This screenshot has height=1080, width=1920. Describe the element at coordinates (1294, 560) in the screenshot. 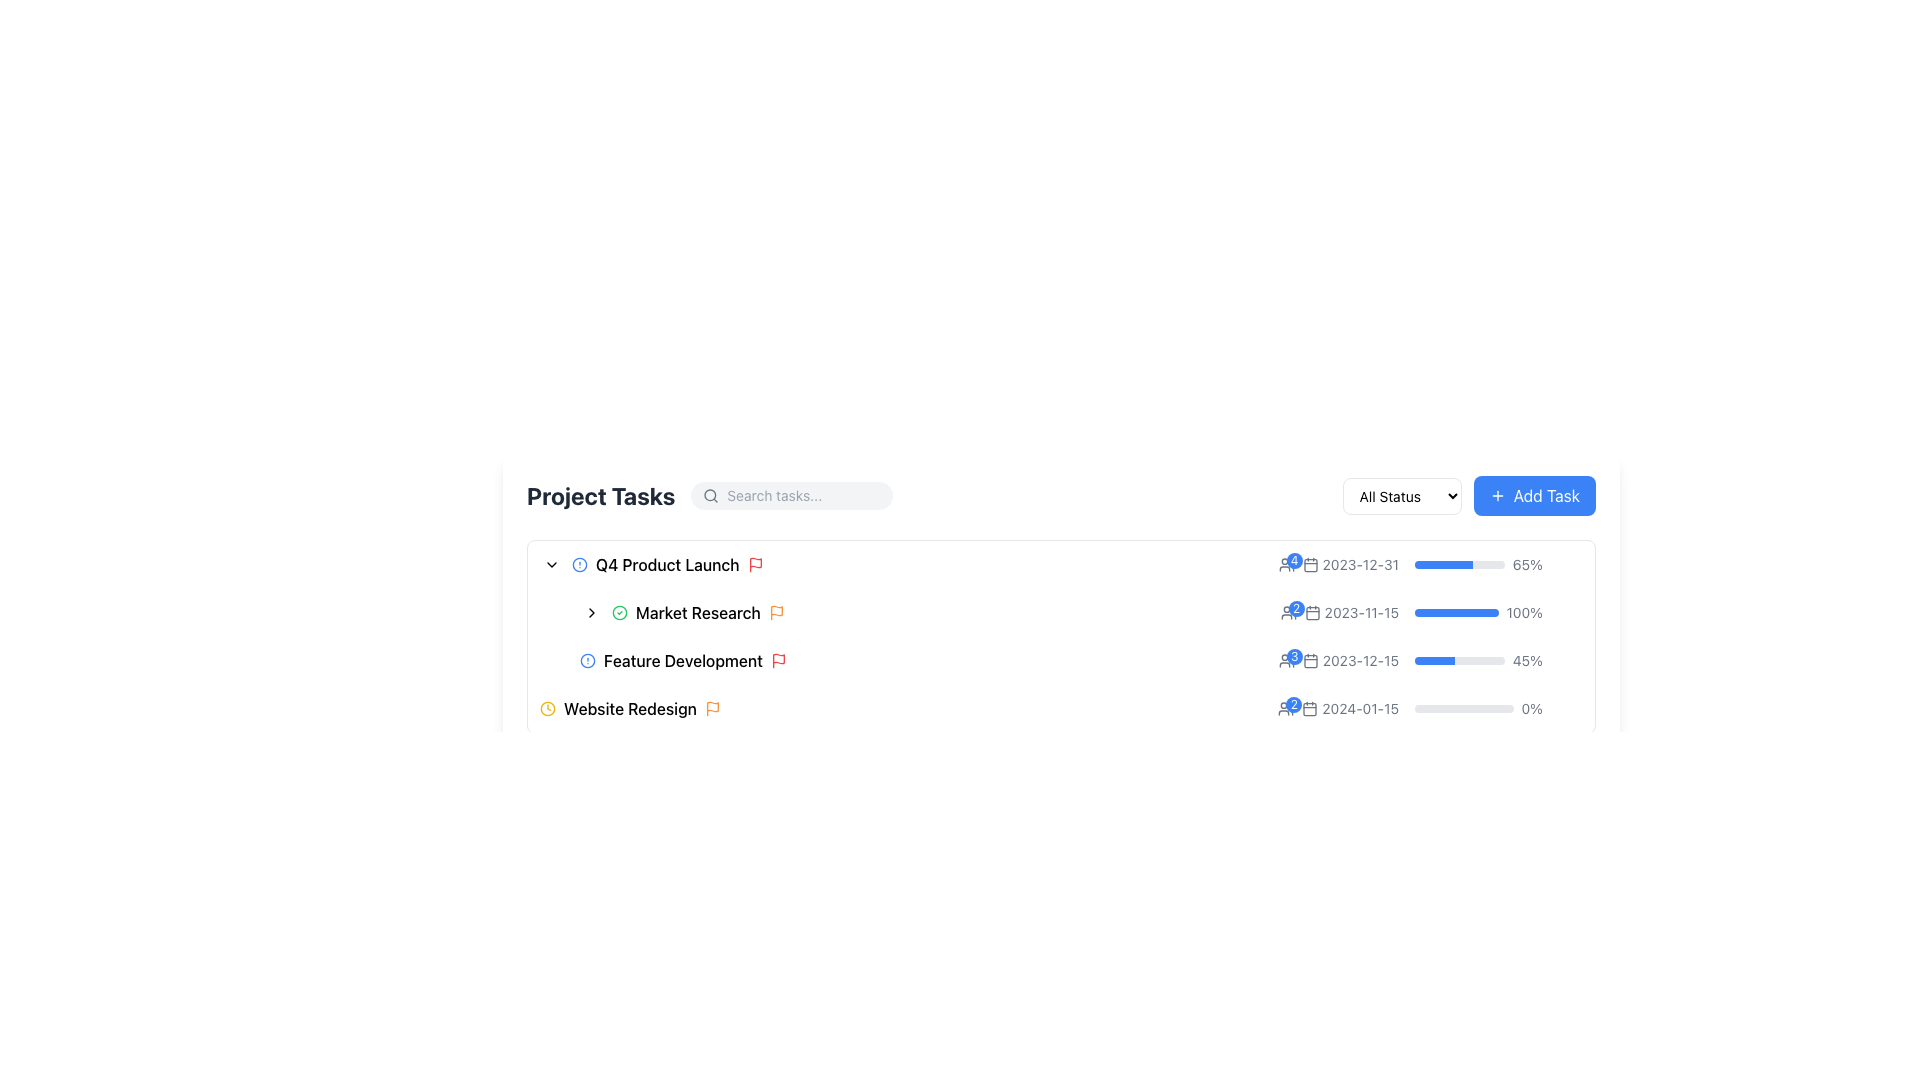

I see `the badge indicating the count of users or items associated with a task, located at the upper-right corner of the grouped users icon in the task information table` at that location.